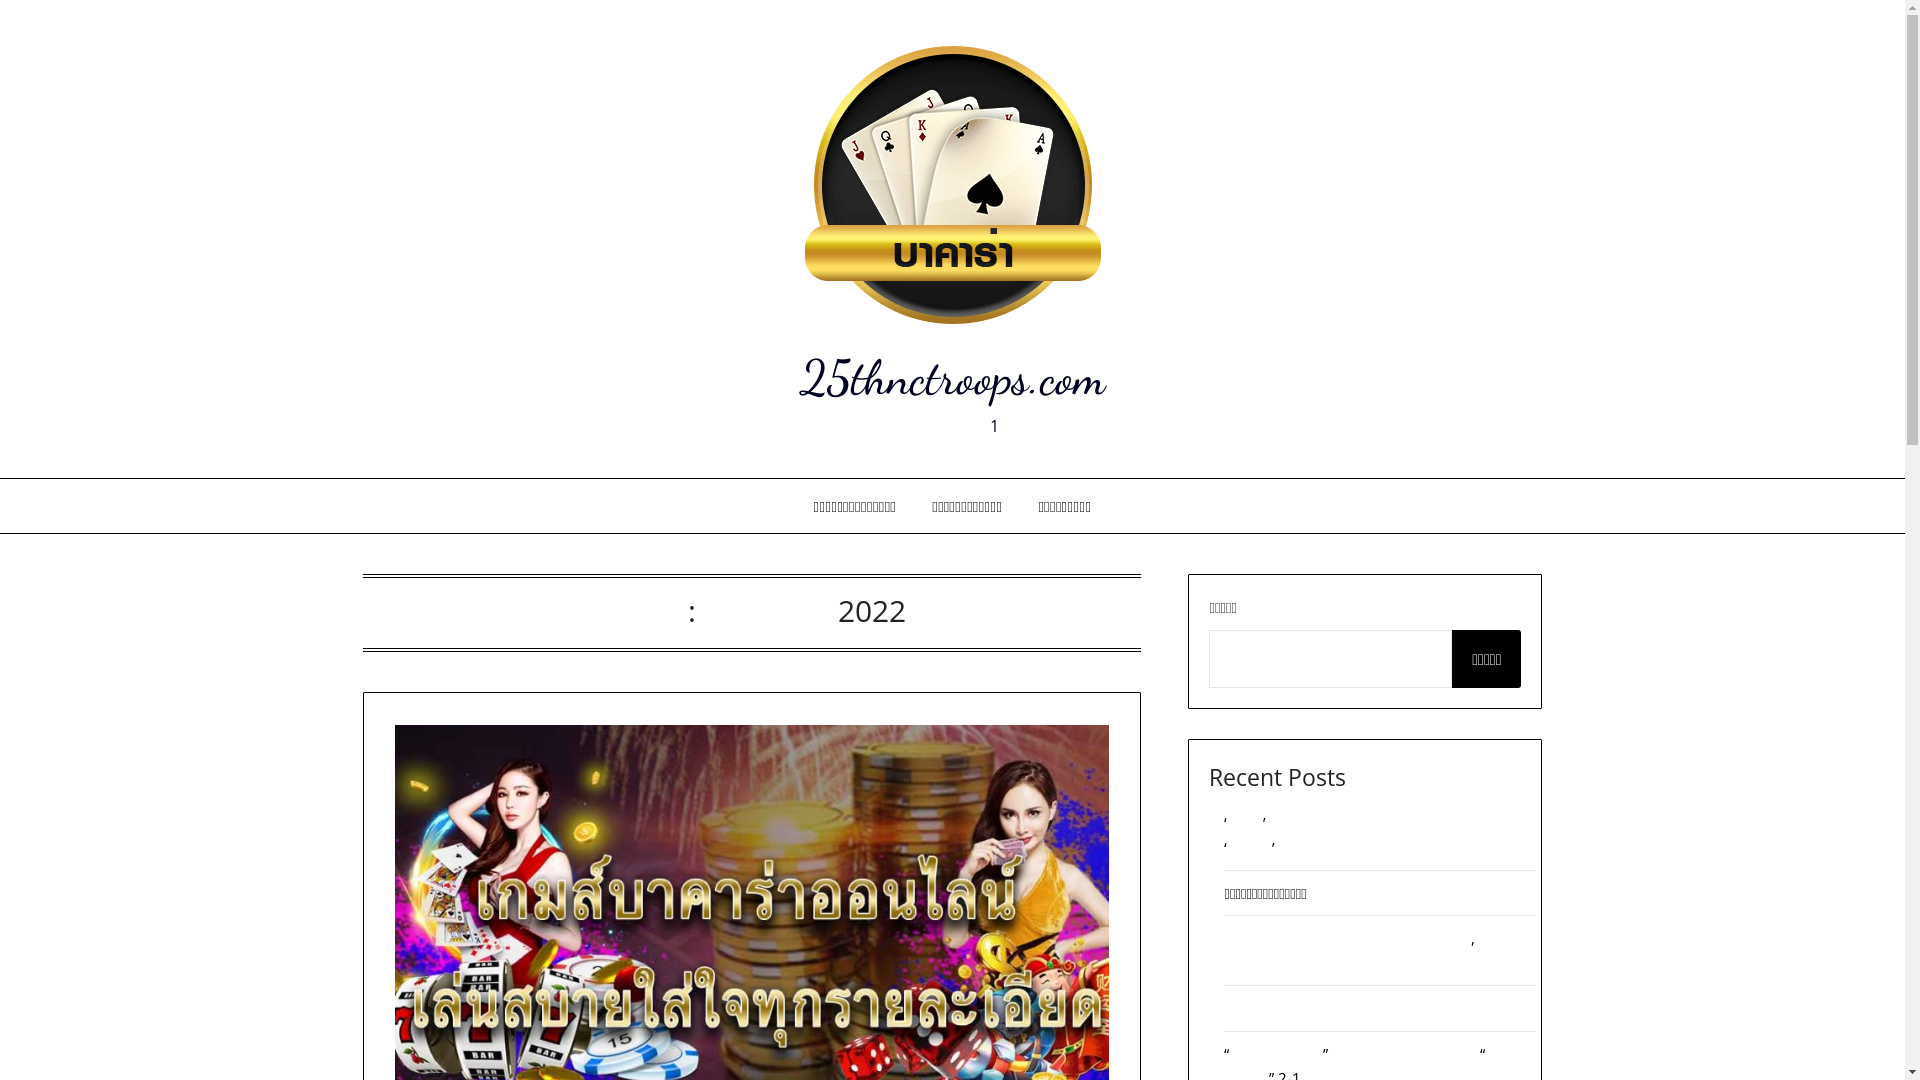  Describe the element at coordinates (951, 377) in the screenshot. I see `'25thnctroops.com'` at that location.